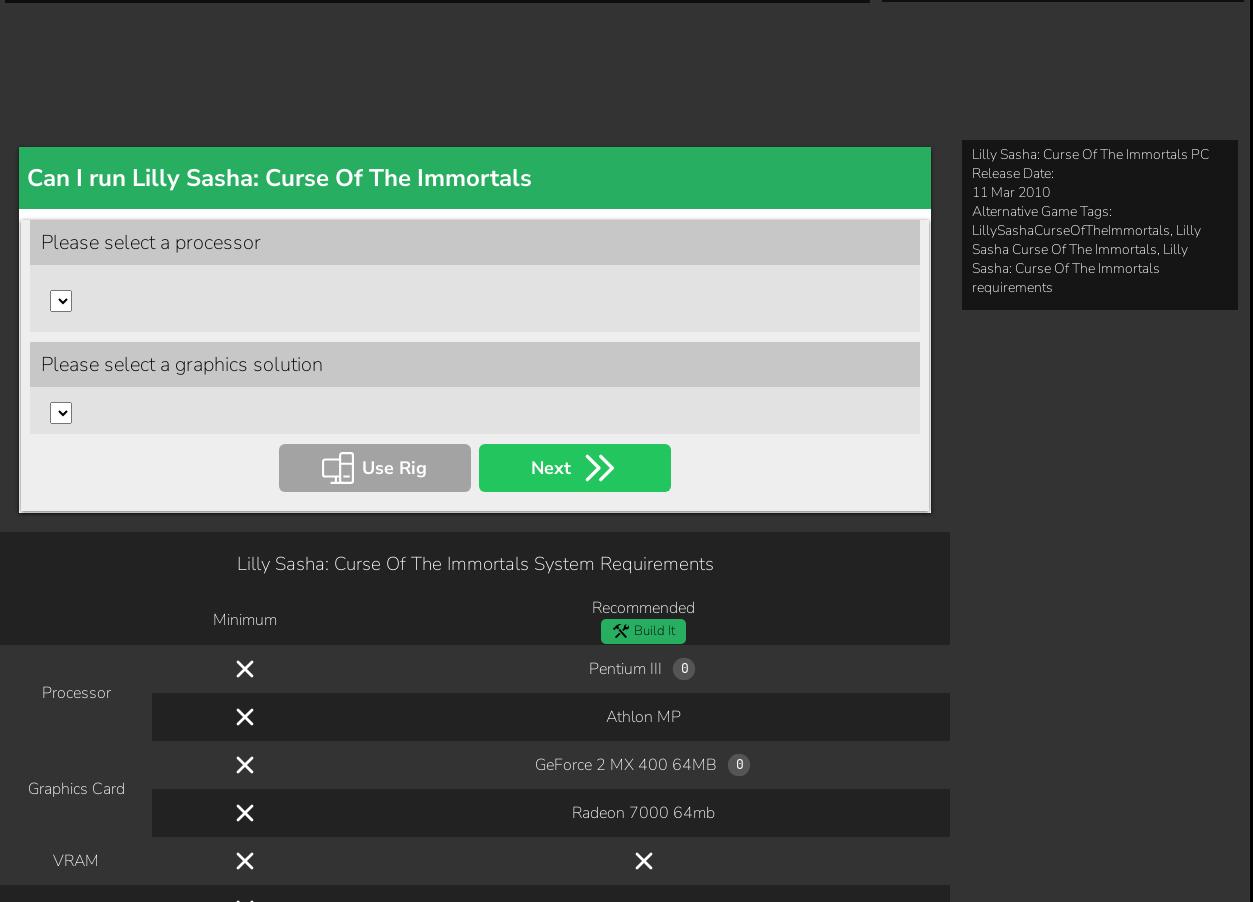 This screenshot has height=902, width=1253. Describe the element at coordinates (642, 120) in the screenshot. I see `'Radeon 7000 64mb'` at that location.